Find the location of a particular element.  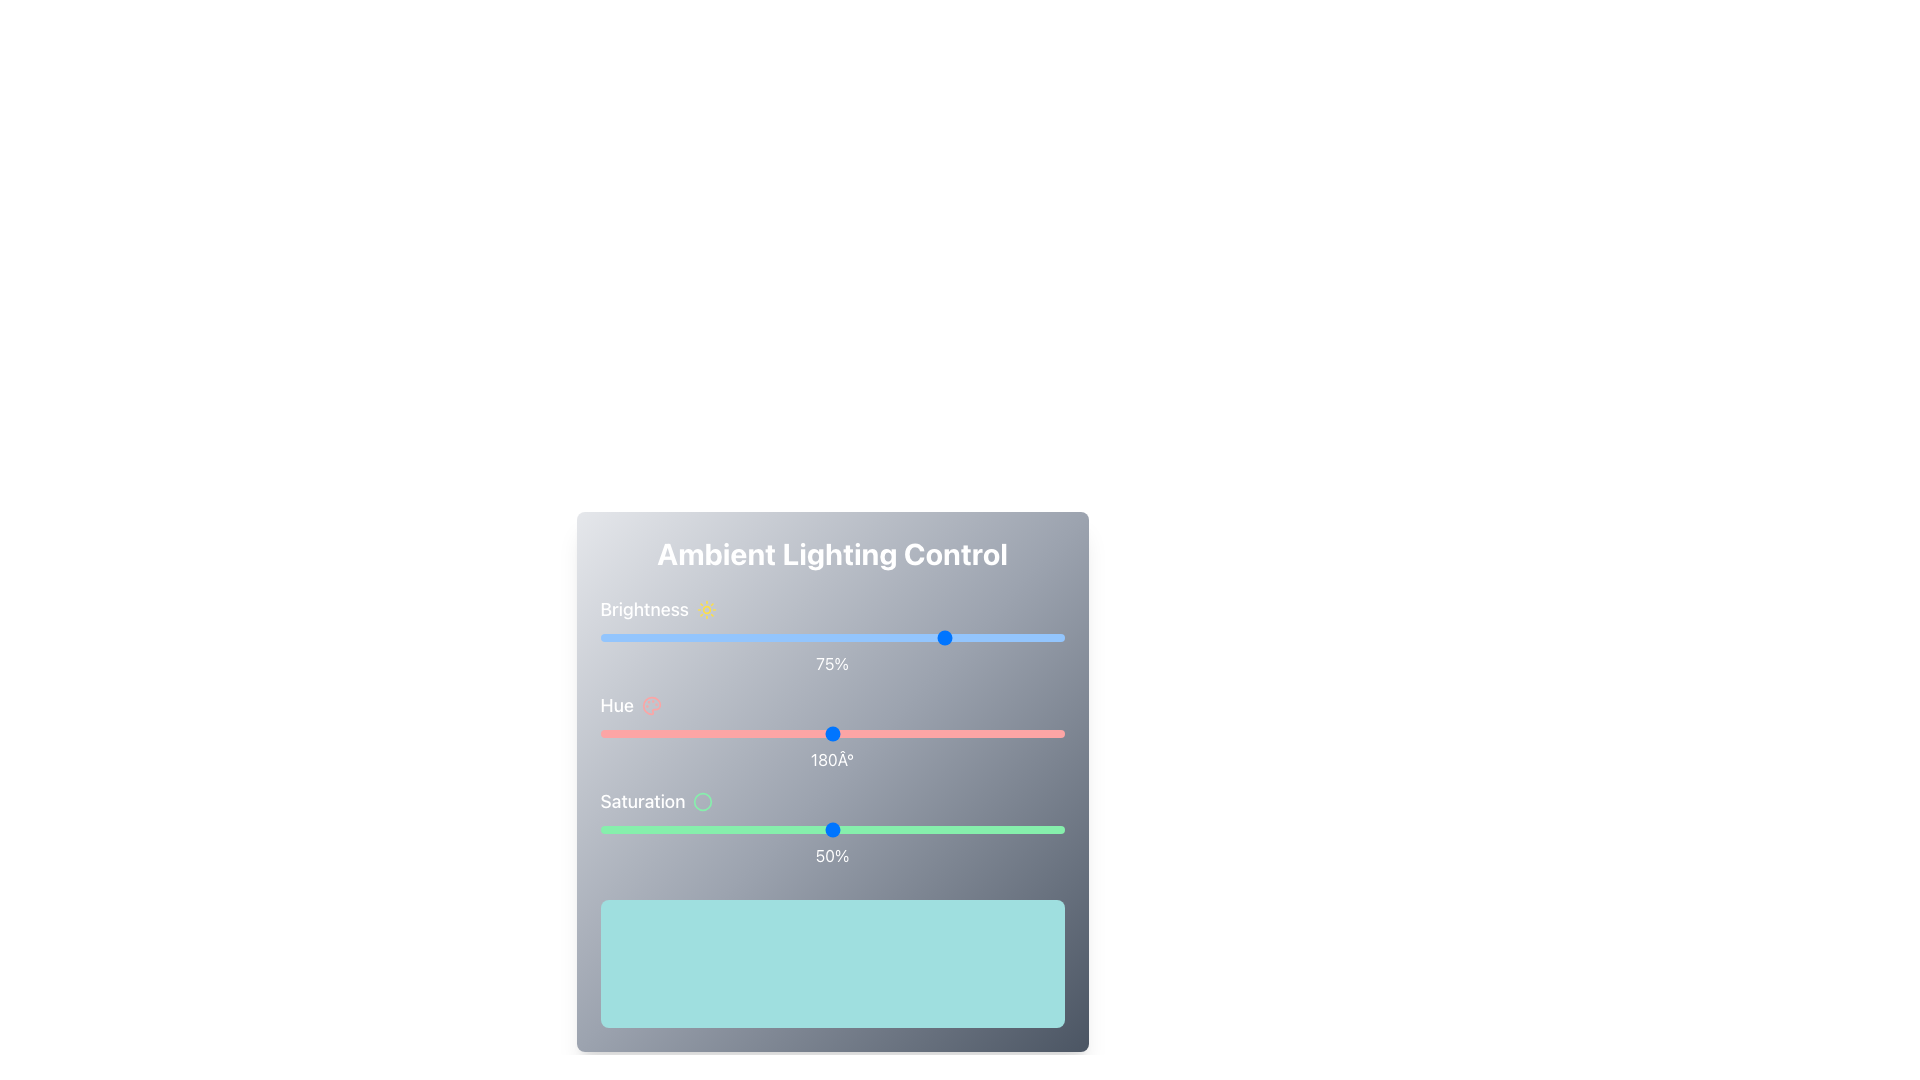

the hue value is located at coordinates (641, 733).